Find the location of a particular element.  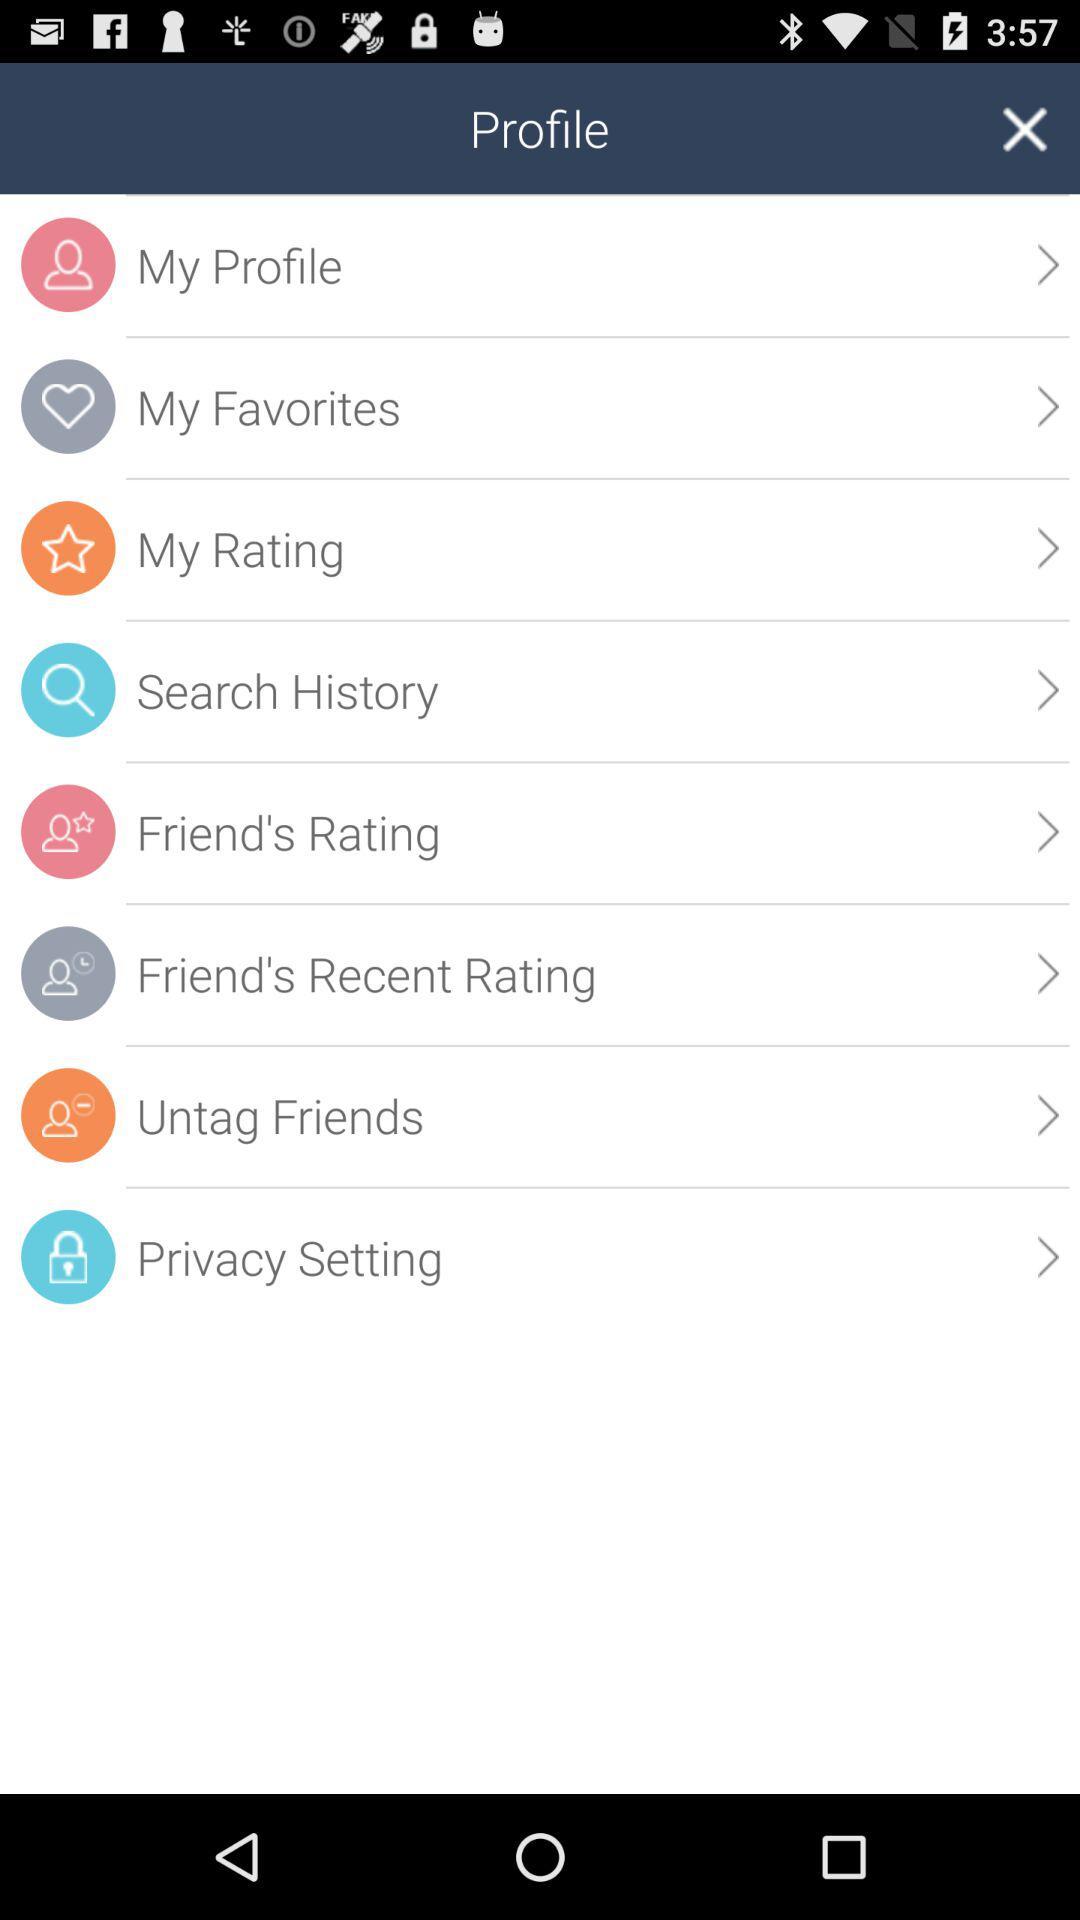

the my rating item is located at coordinates (596, 548).